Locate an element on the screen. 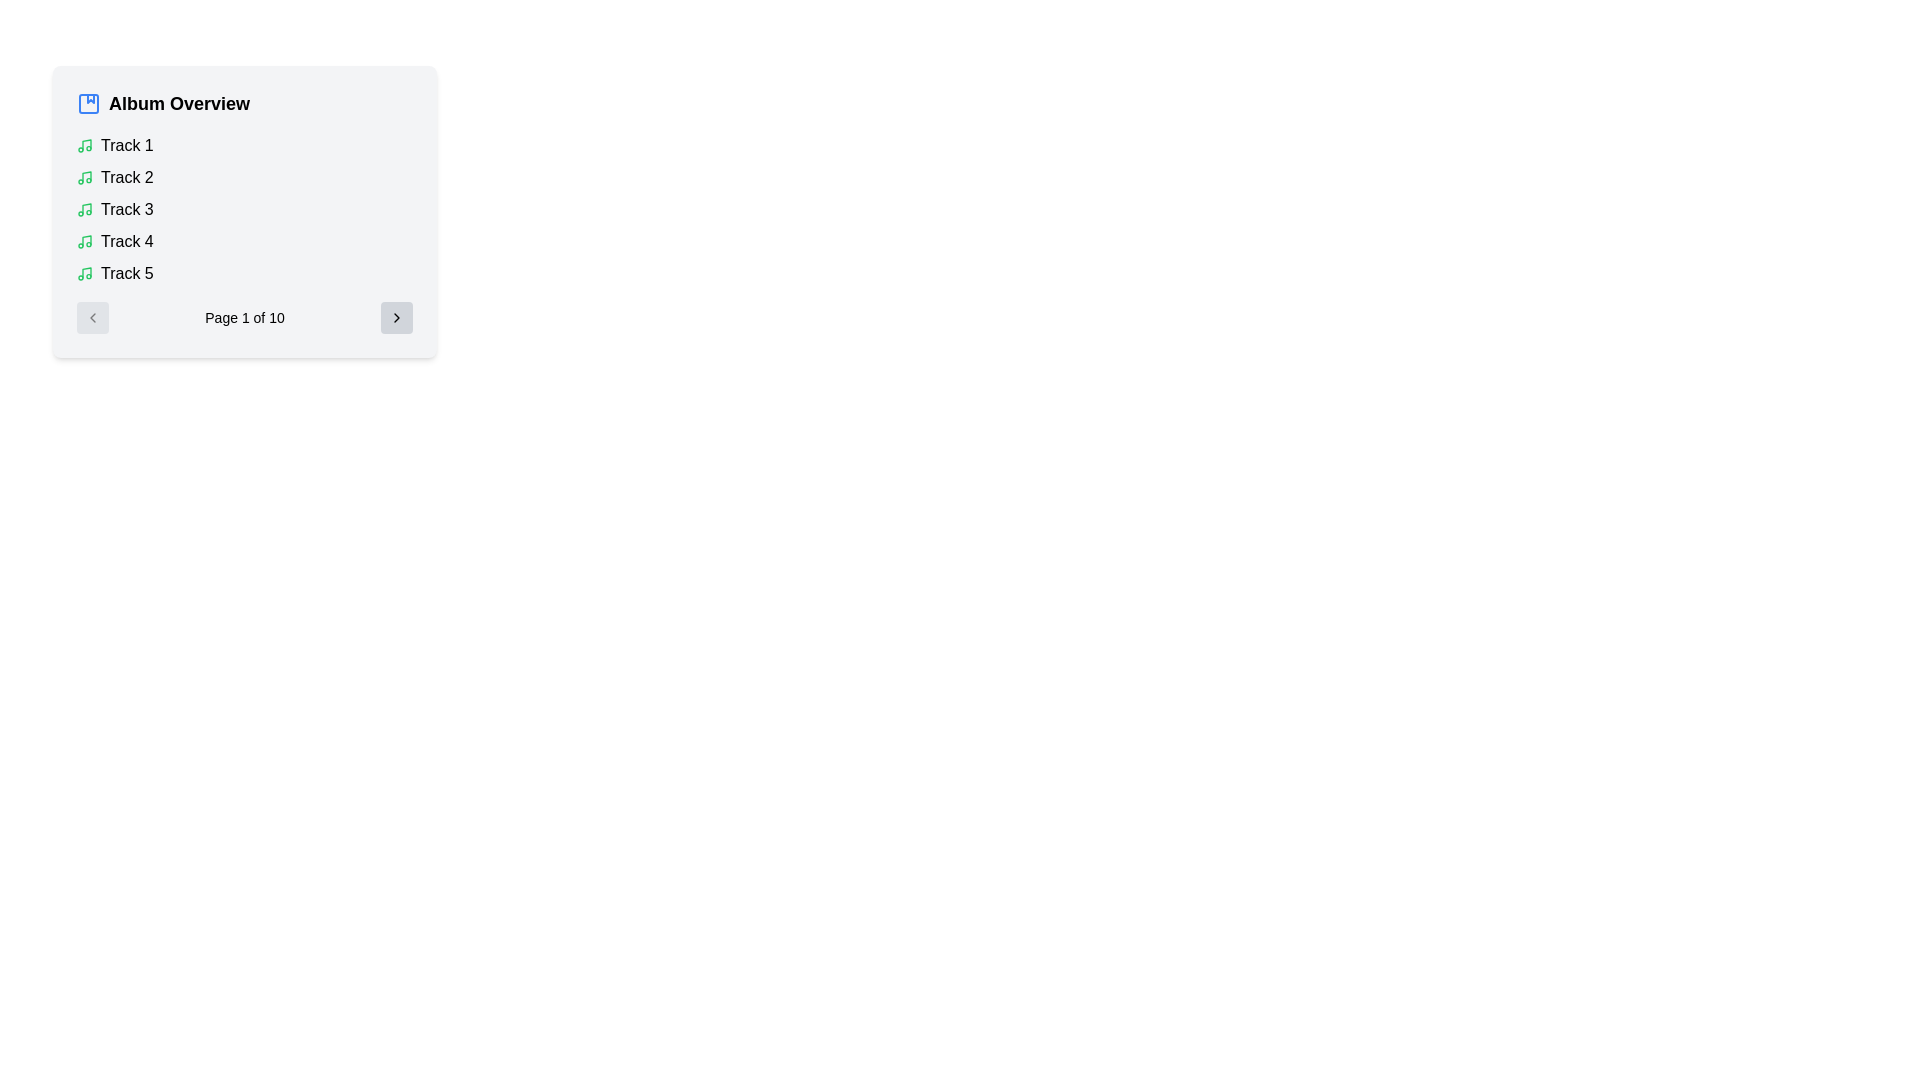  a track in the list of tracks displayed in the 'Album Overview' card, located centrally between the title and pagination control is located at coordinates (243, 209).